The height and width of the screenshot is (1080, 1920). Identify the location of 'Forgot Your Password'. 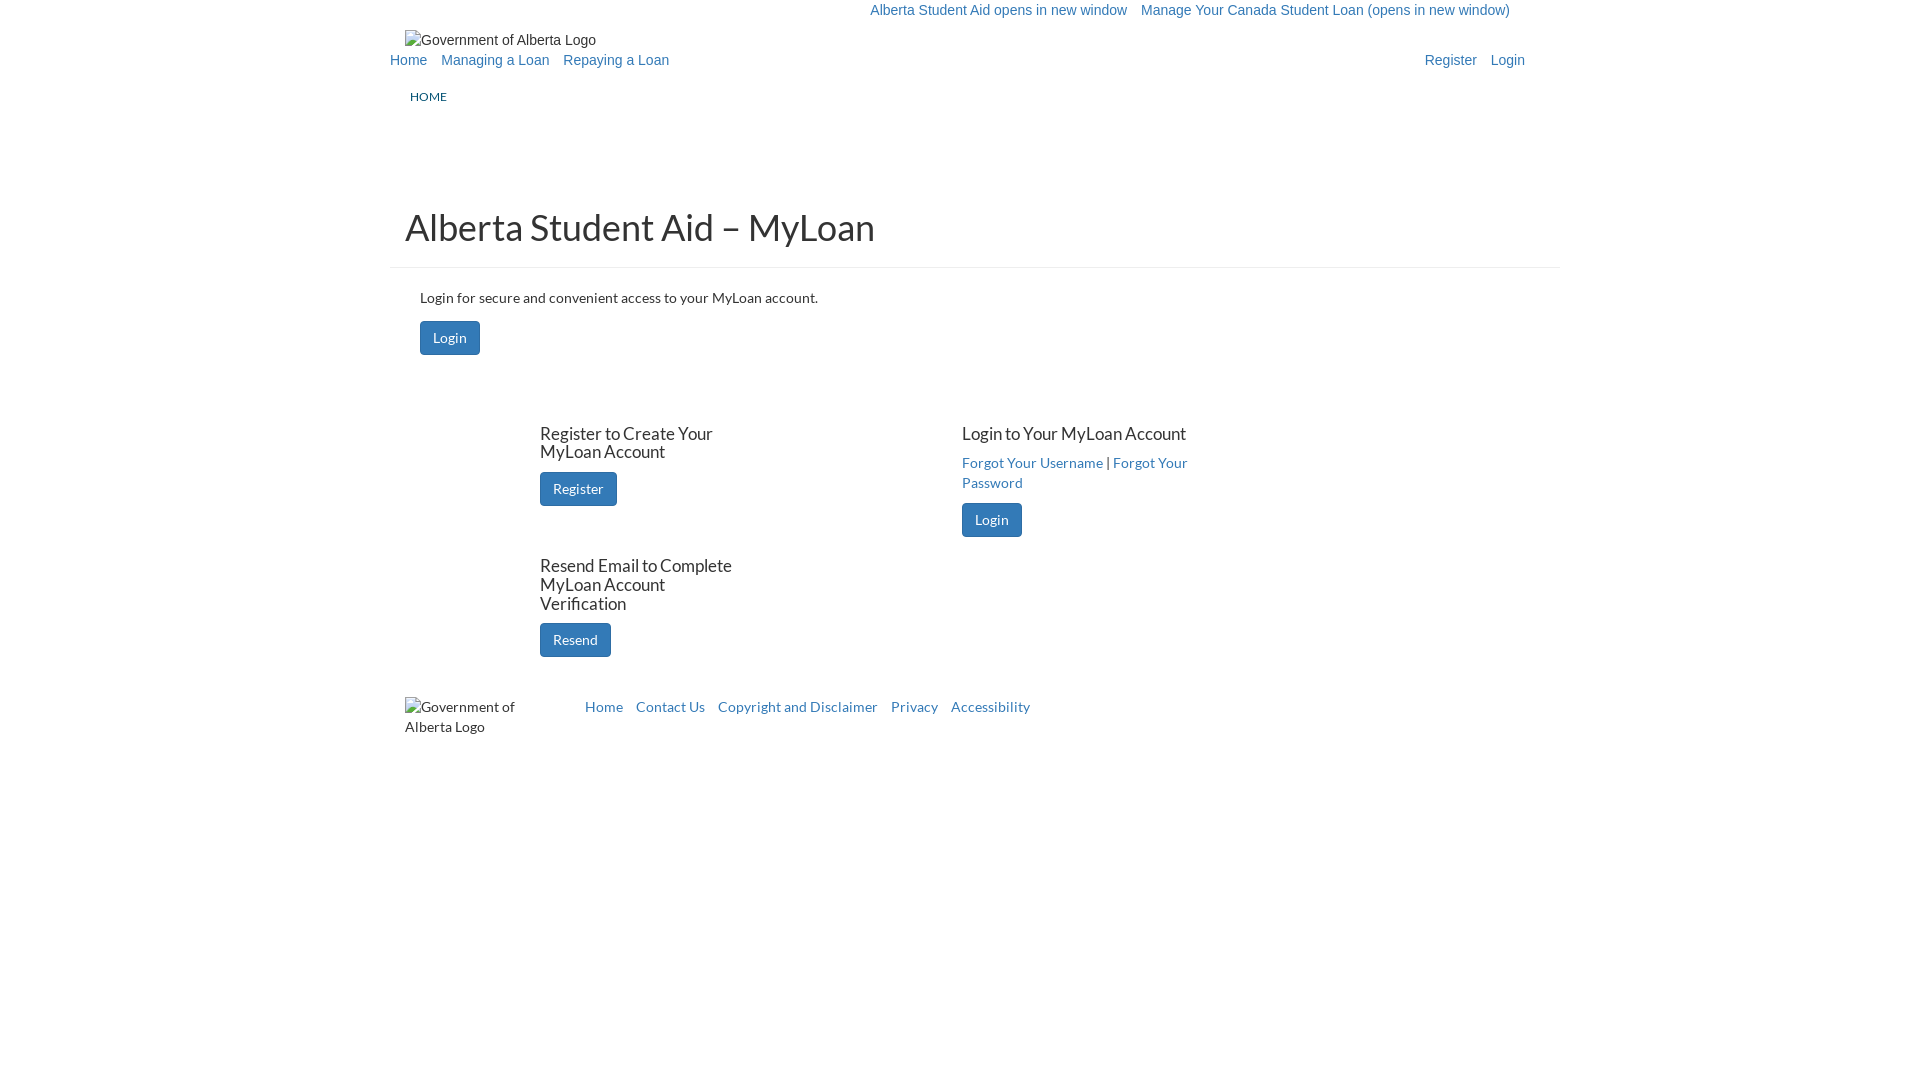
(1074, 472).